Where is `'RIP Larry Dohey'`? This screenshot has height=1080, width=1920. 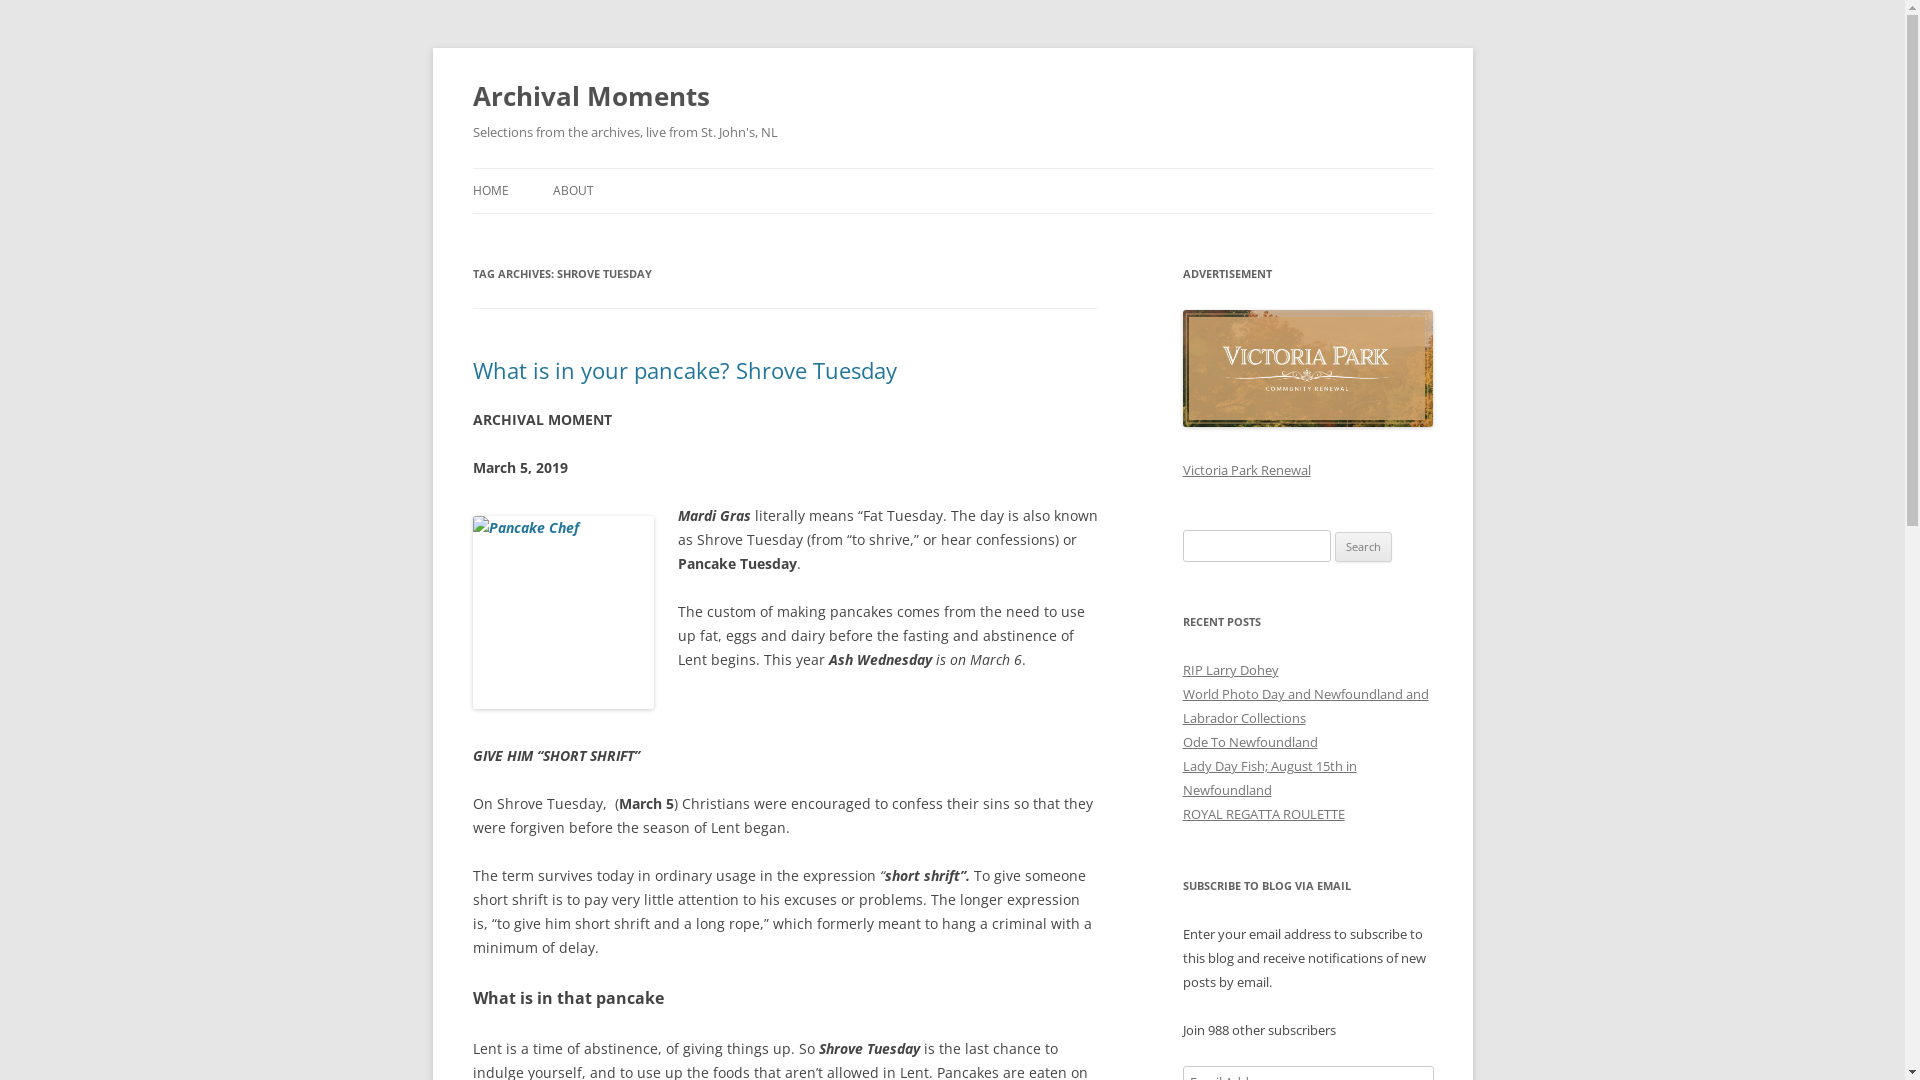
'RIP Larry Dohey' is located at coordinates (1181, 670).